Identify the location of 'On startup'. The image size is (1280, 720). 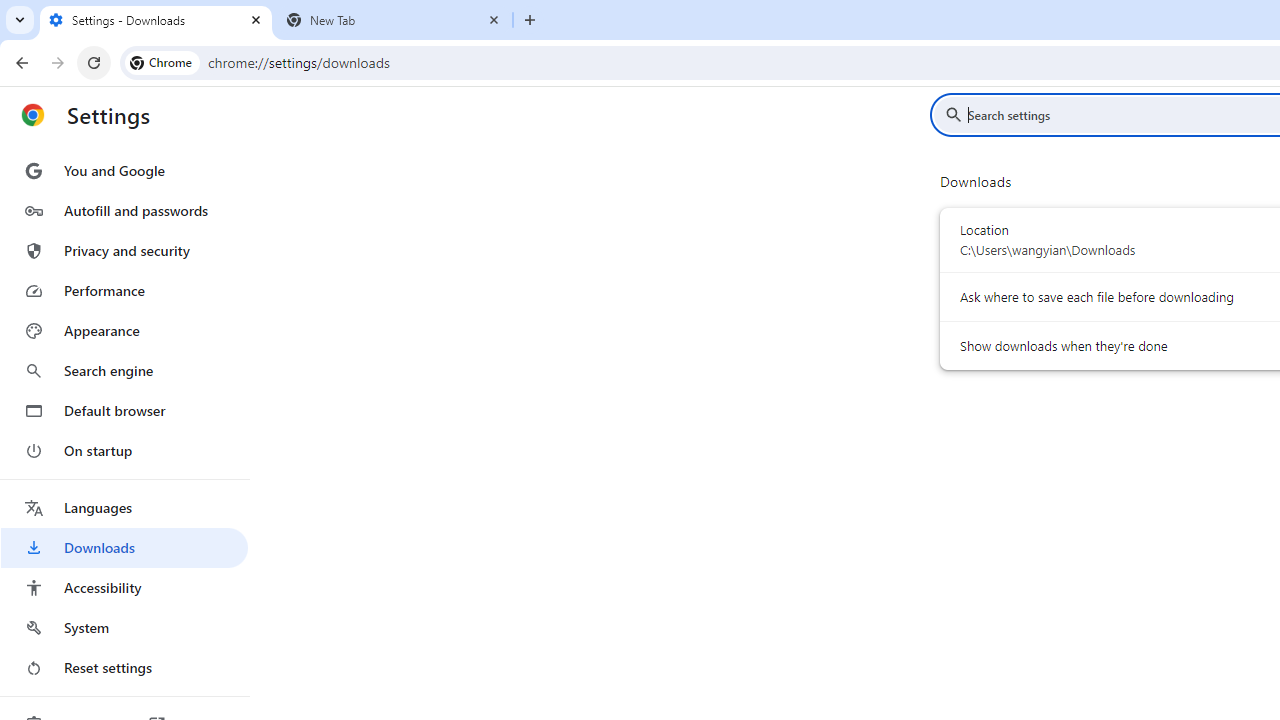
(123, 451).